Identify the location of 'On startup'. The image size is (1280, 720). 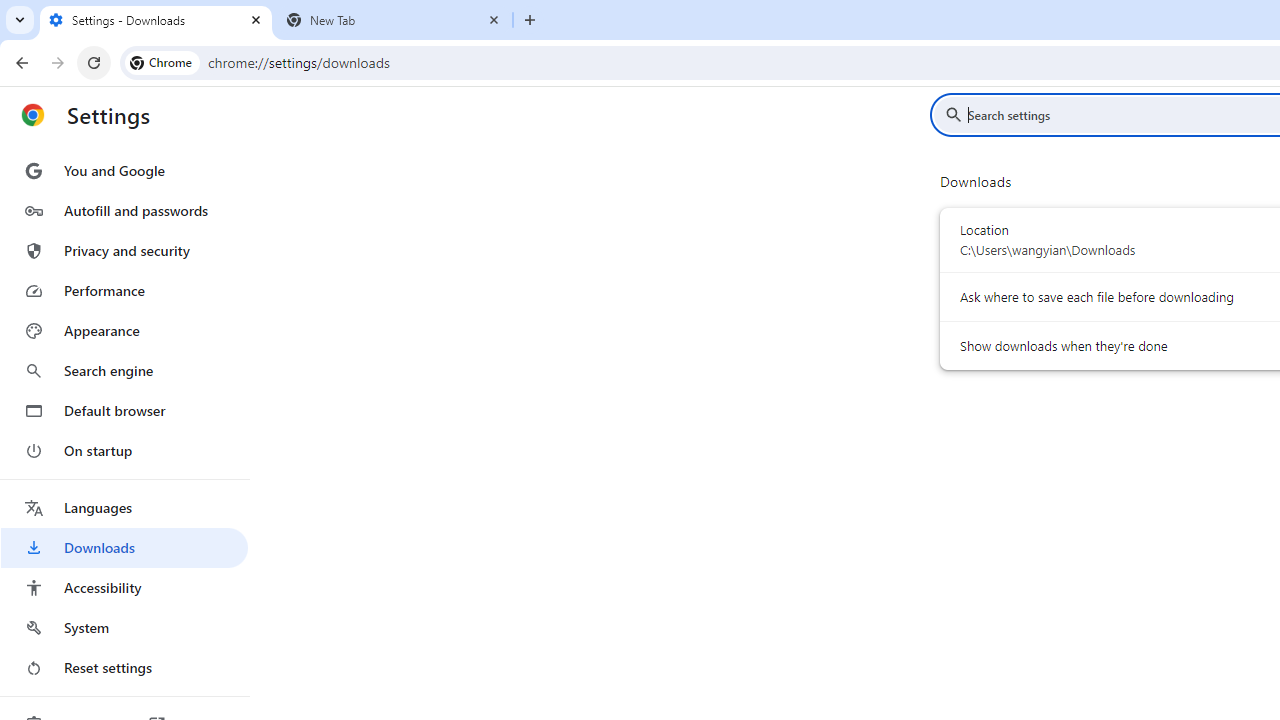
(123, 451).